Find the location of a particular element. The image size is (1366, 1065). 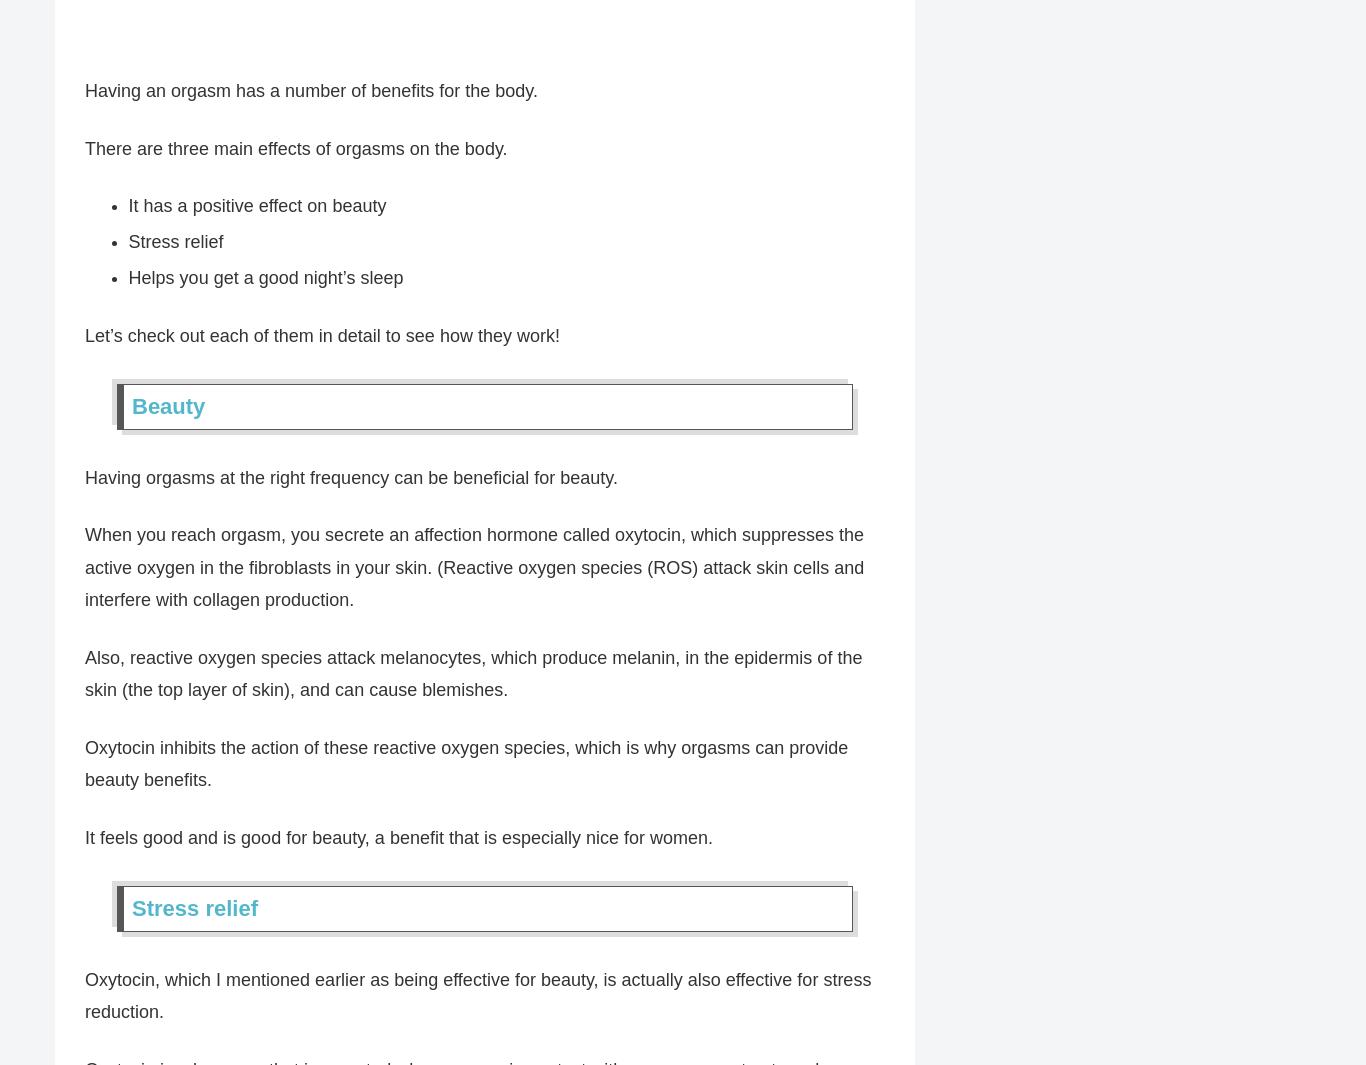

'It has a positive effect on beauty' is located at coordinates (256, 206).